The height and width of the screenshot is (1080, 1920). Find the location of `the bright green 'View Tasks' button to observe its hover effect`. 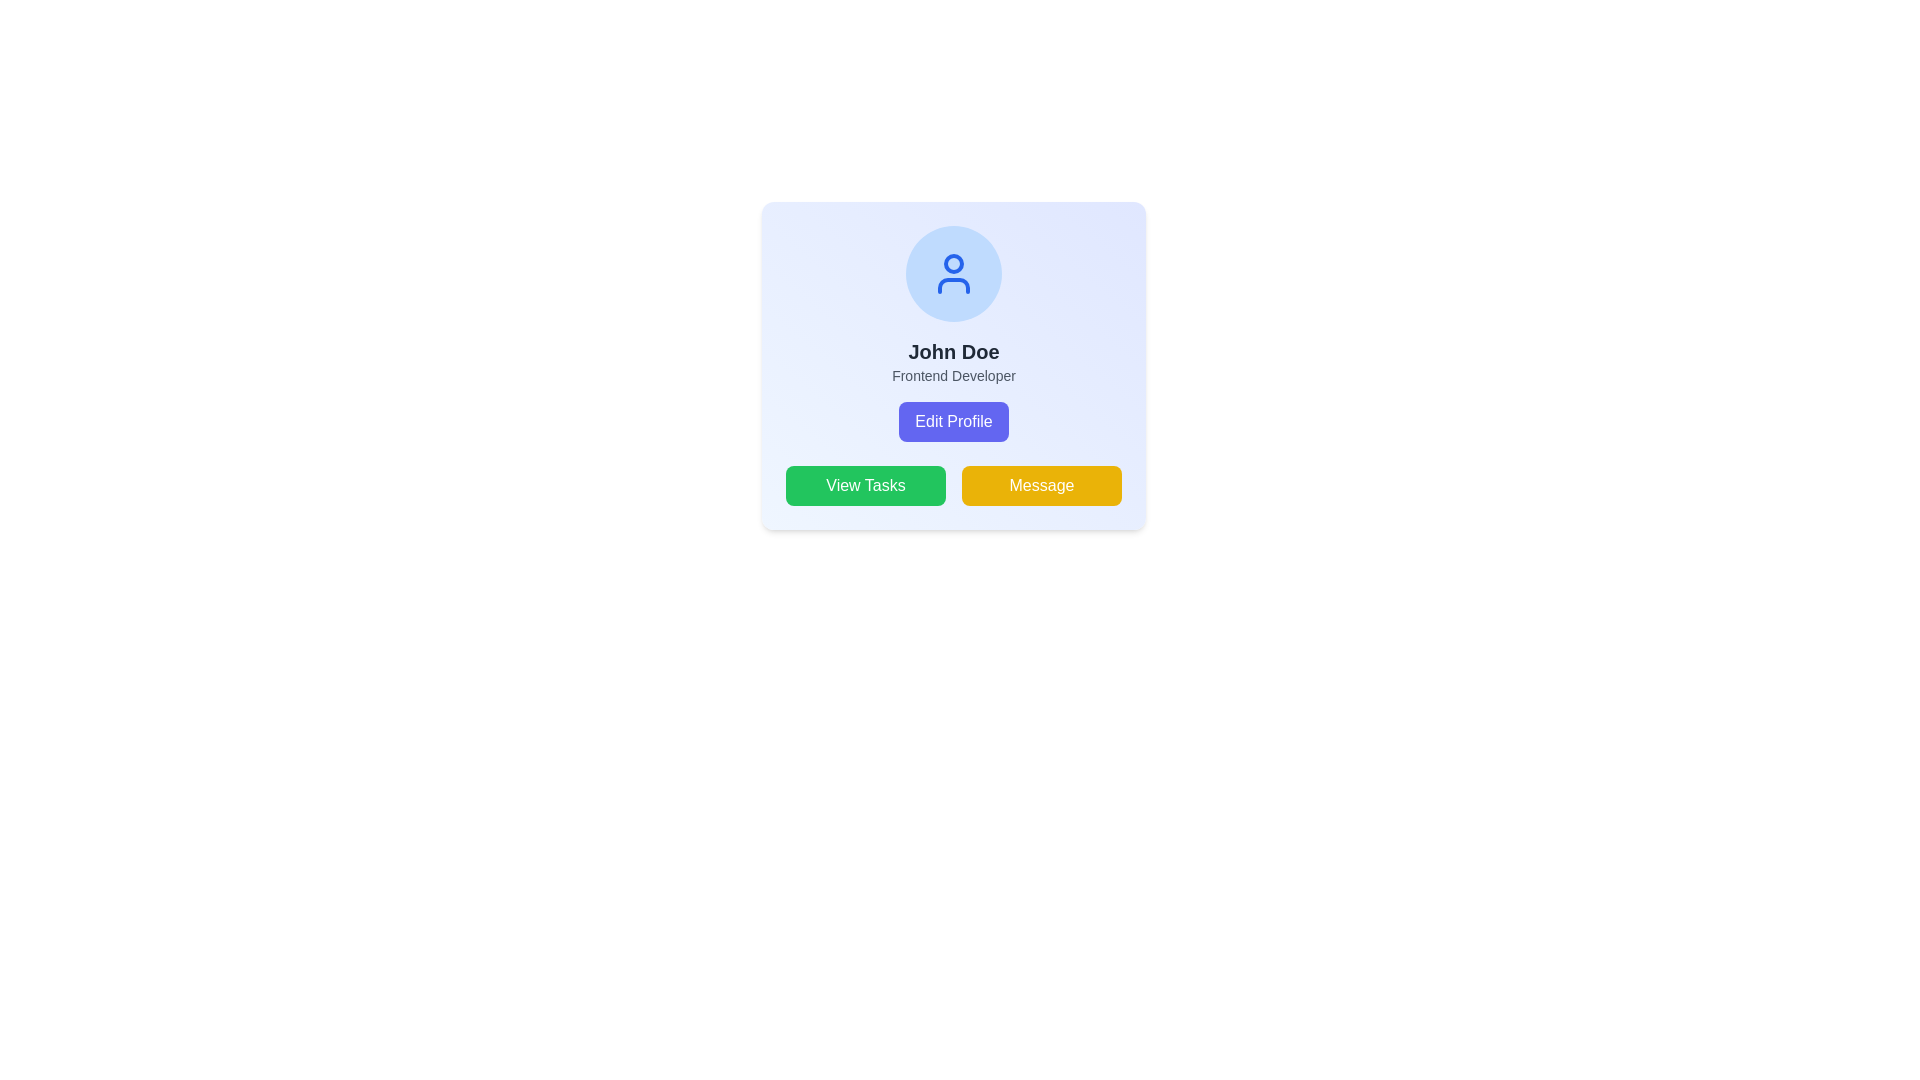

the bright green 'View Tasks' button to observe its hover effect is located at coordinates (865, 486).